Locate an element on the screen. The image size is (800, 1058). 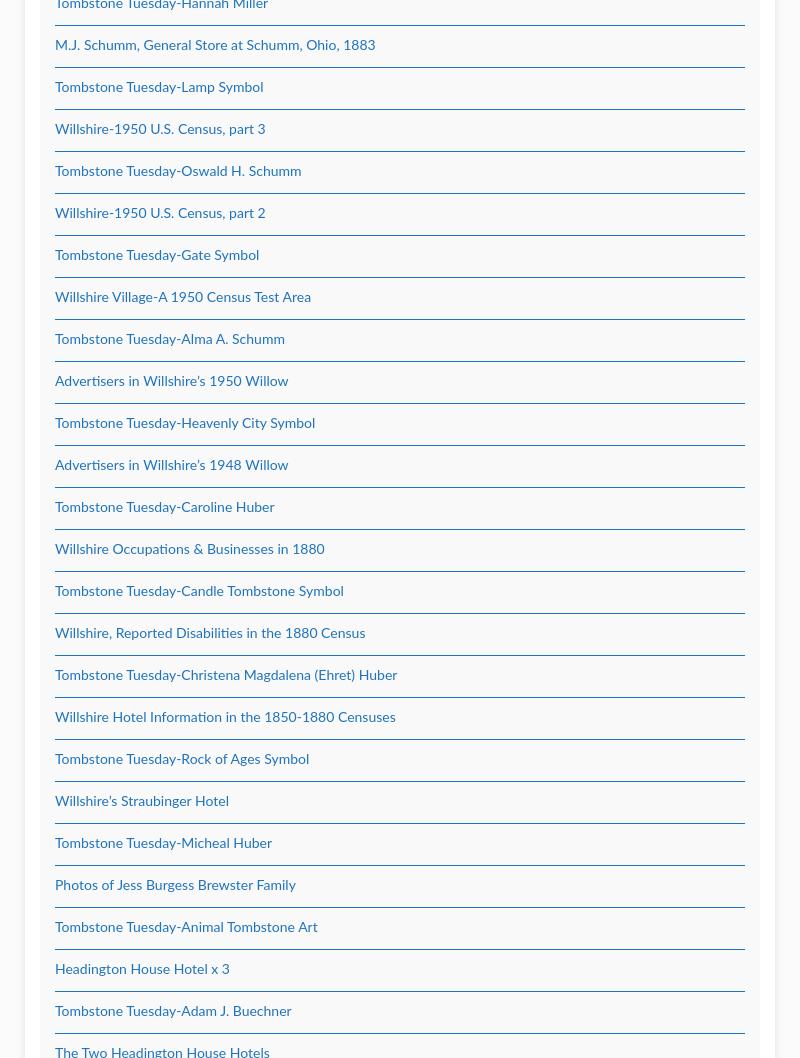
'Tombstone Tuesday-Micheal Huber' is located at coordinates (163, 842).